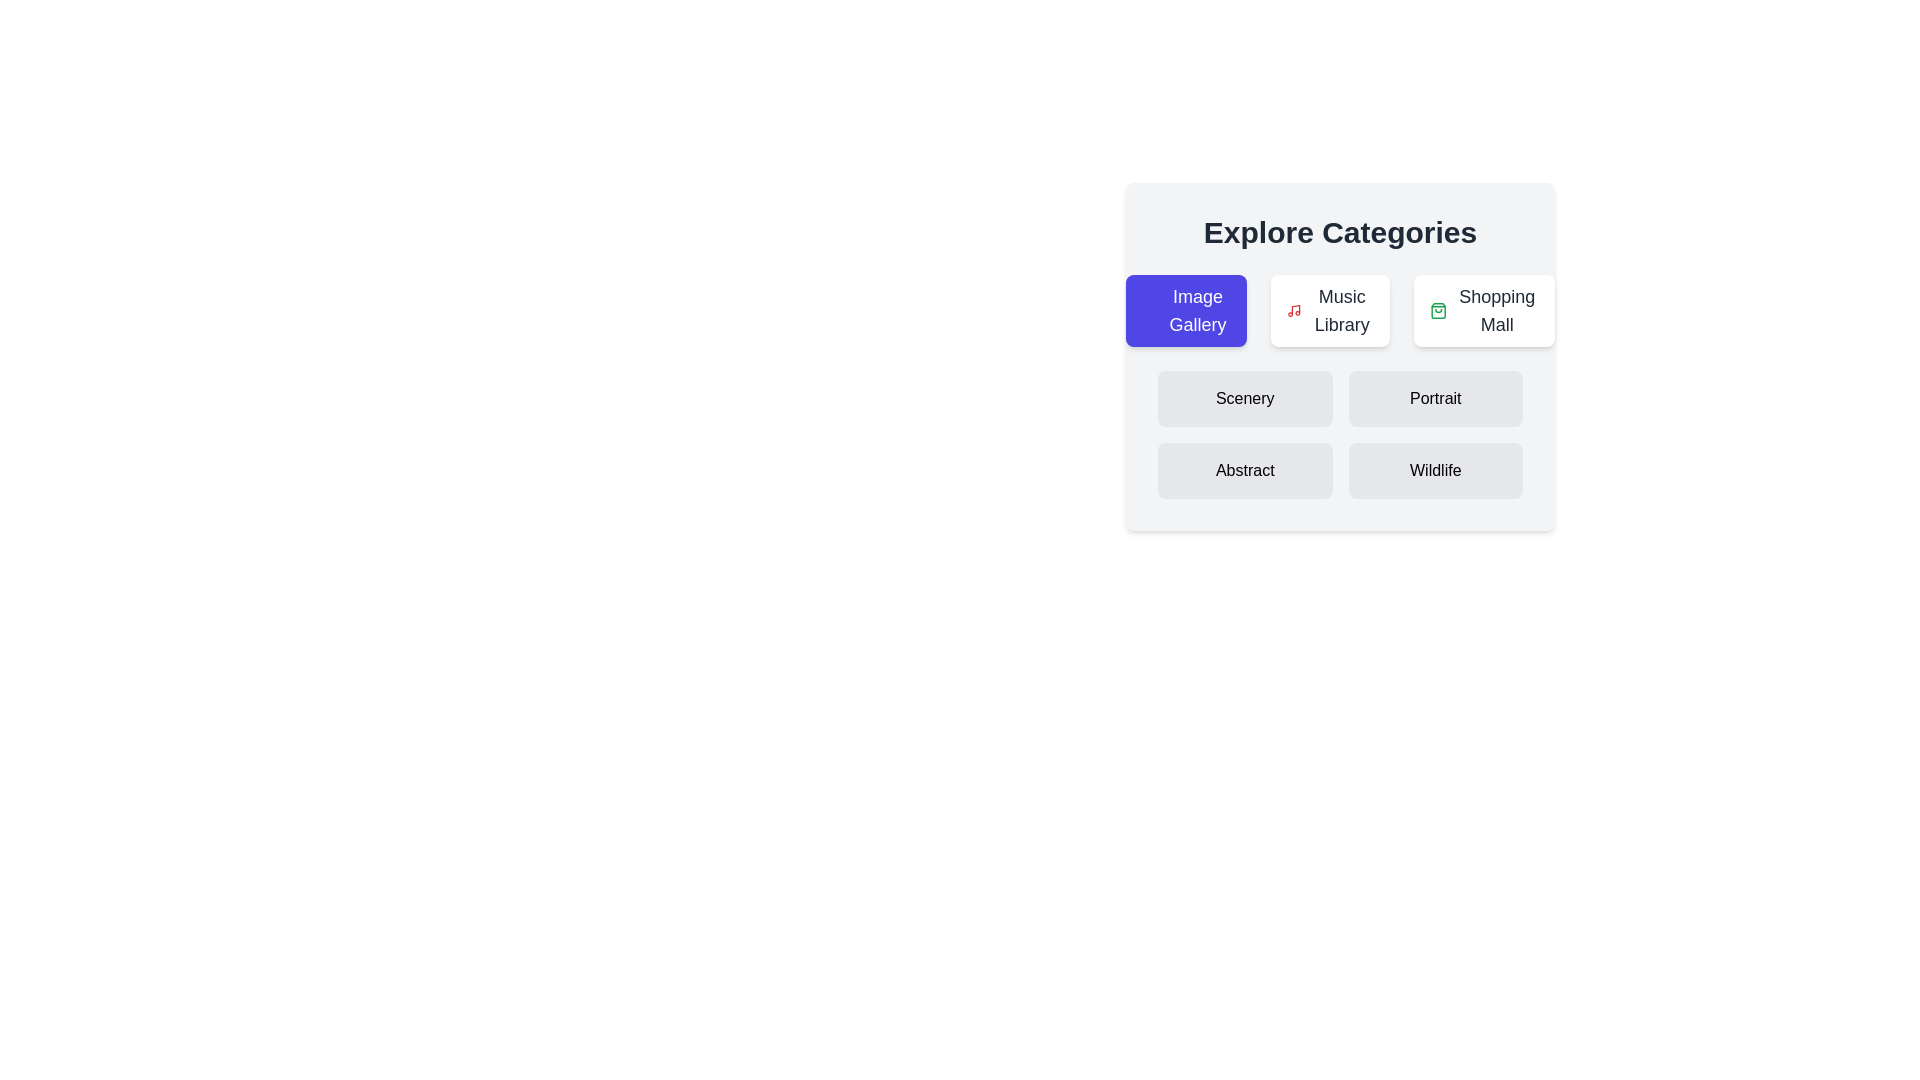 This screenshot has width=1920, height=1080. What do you see at coordinates (1186, 311) in the screenshot?
I see `the leftmost button in the 'Explore Categories' section` at bounding box center [1186, 311].